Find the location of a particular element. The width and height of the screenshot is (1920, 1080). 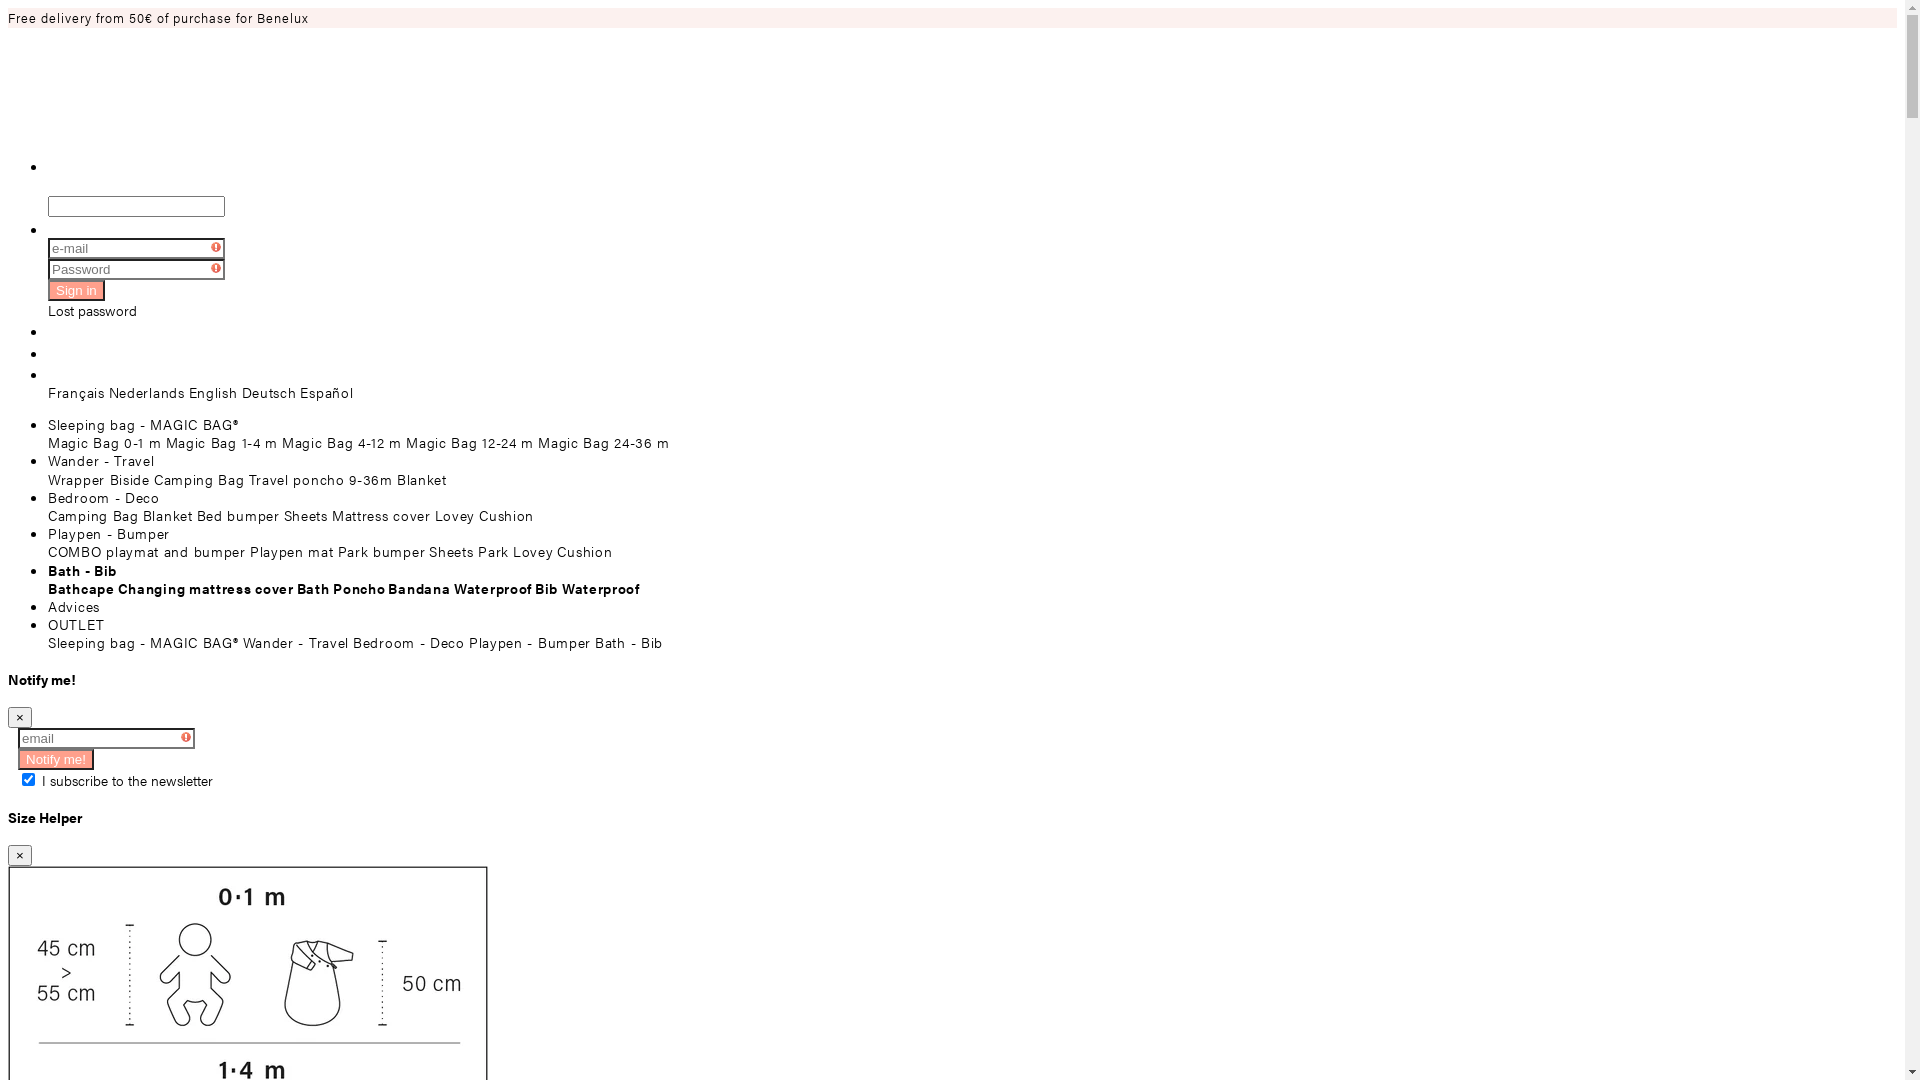

'Cushion' is located at coordinates (556, 551).